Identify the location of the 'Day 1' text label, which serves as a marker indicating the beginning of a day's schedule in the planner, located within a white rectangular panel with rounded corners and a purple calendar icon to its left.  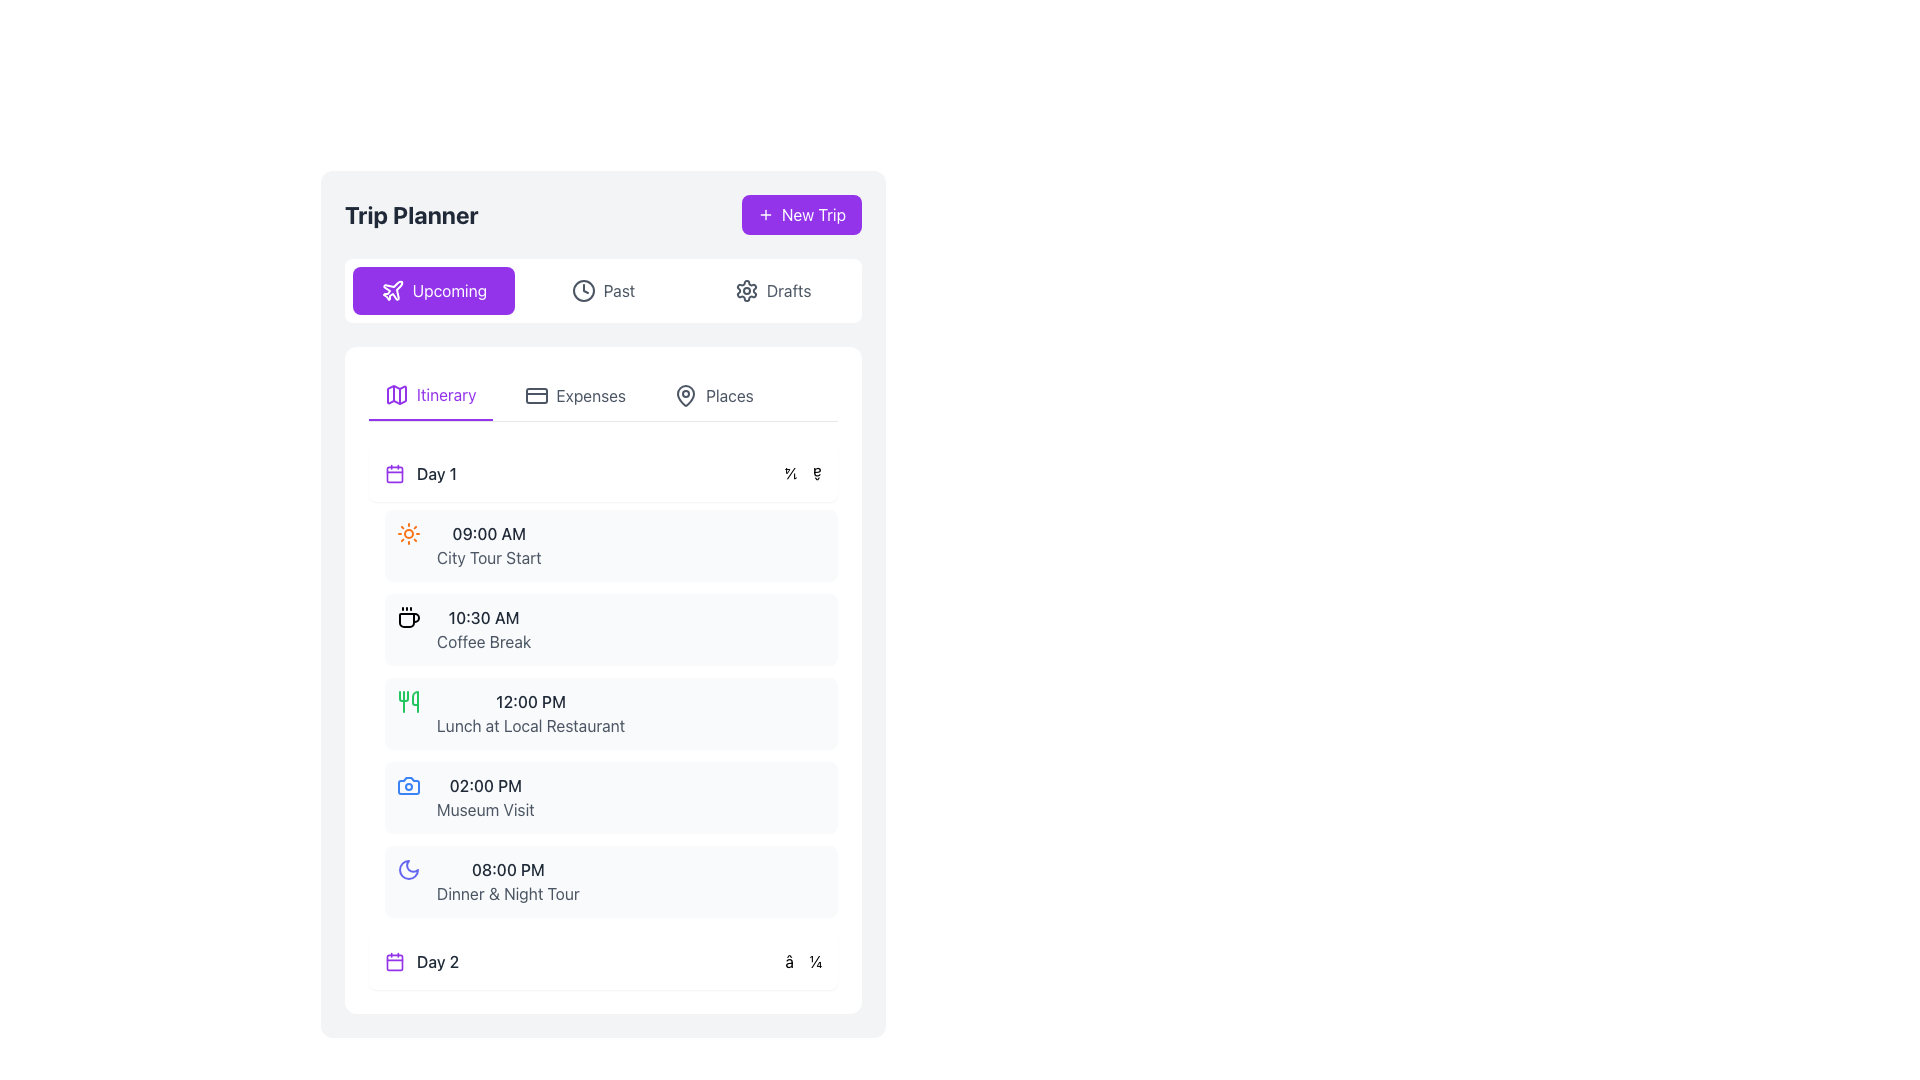
(420, 474).